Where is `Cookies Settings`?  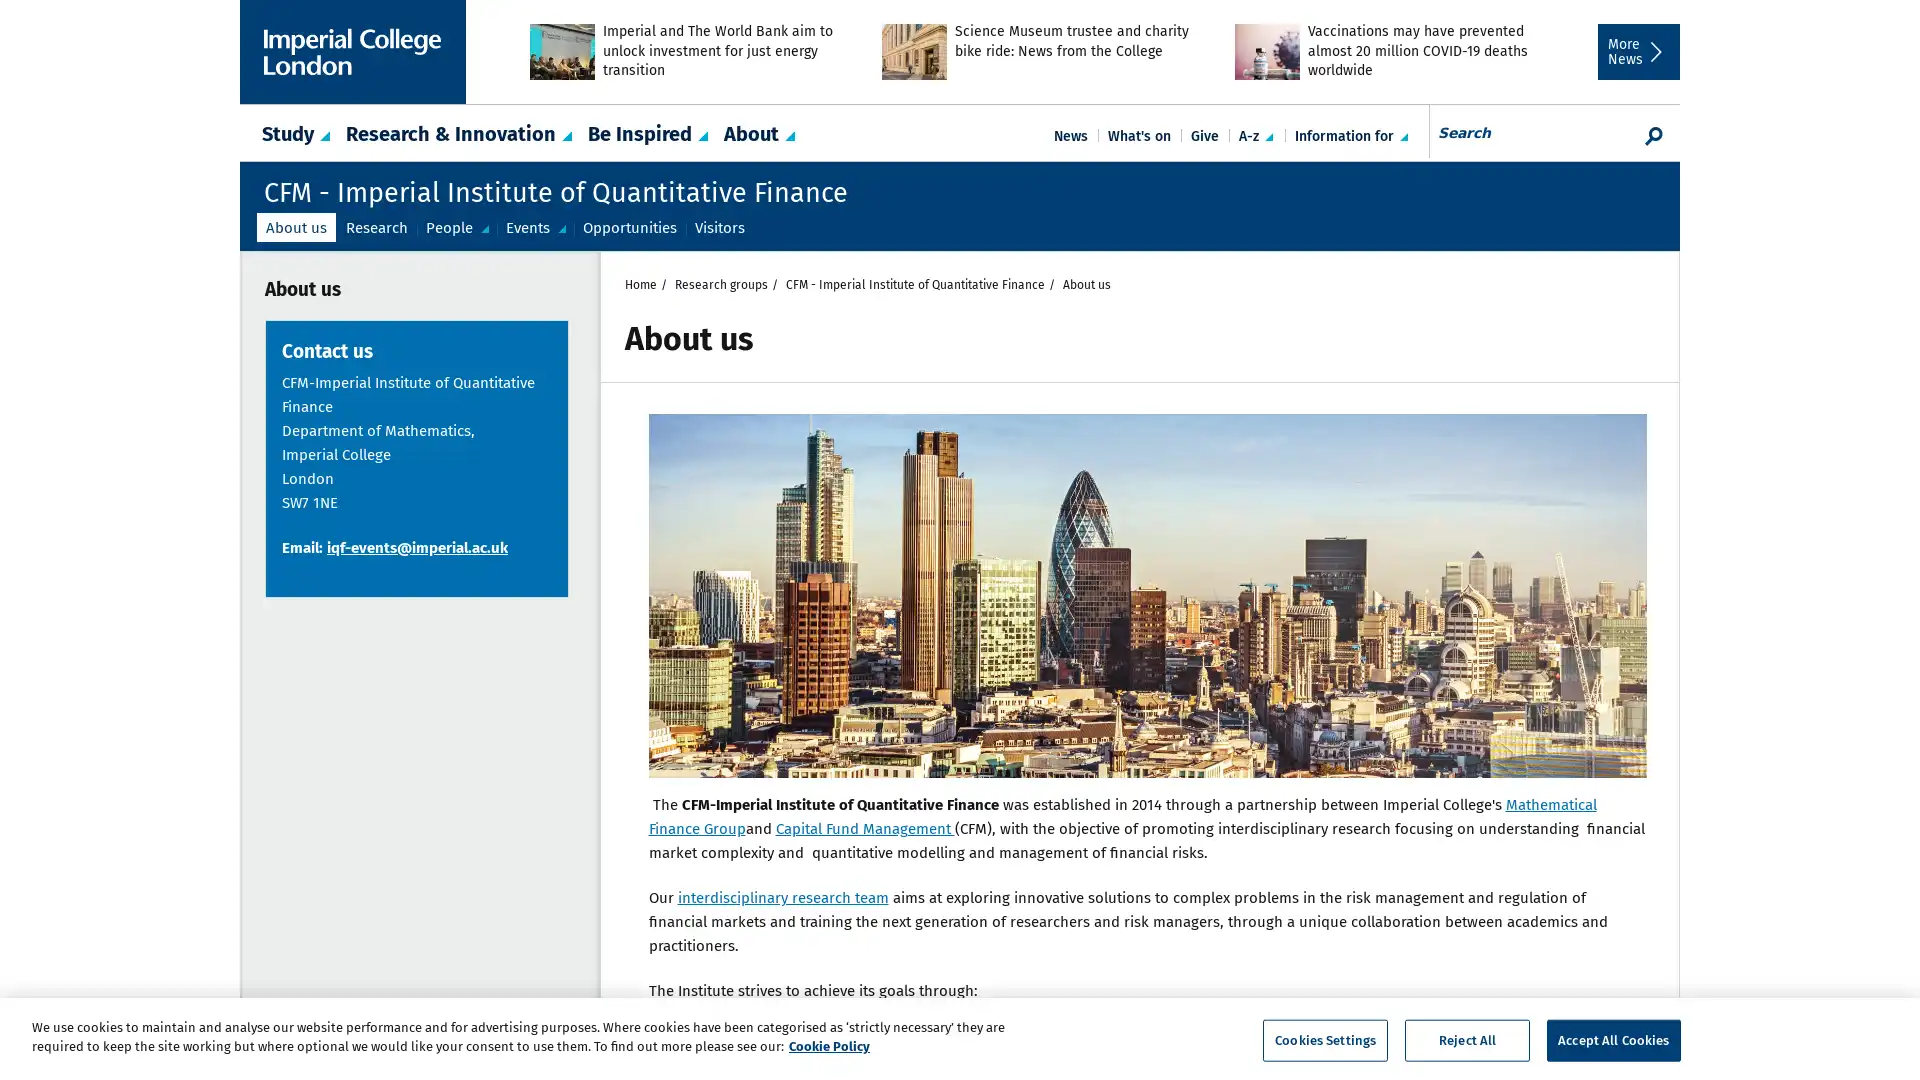 Cookies Settings is located at coordinates (1325, 1039).